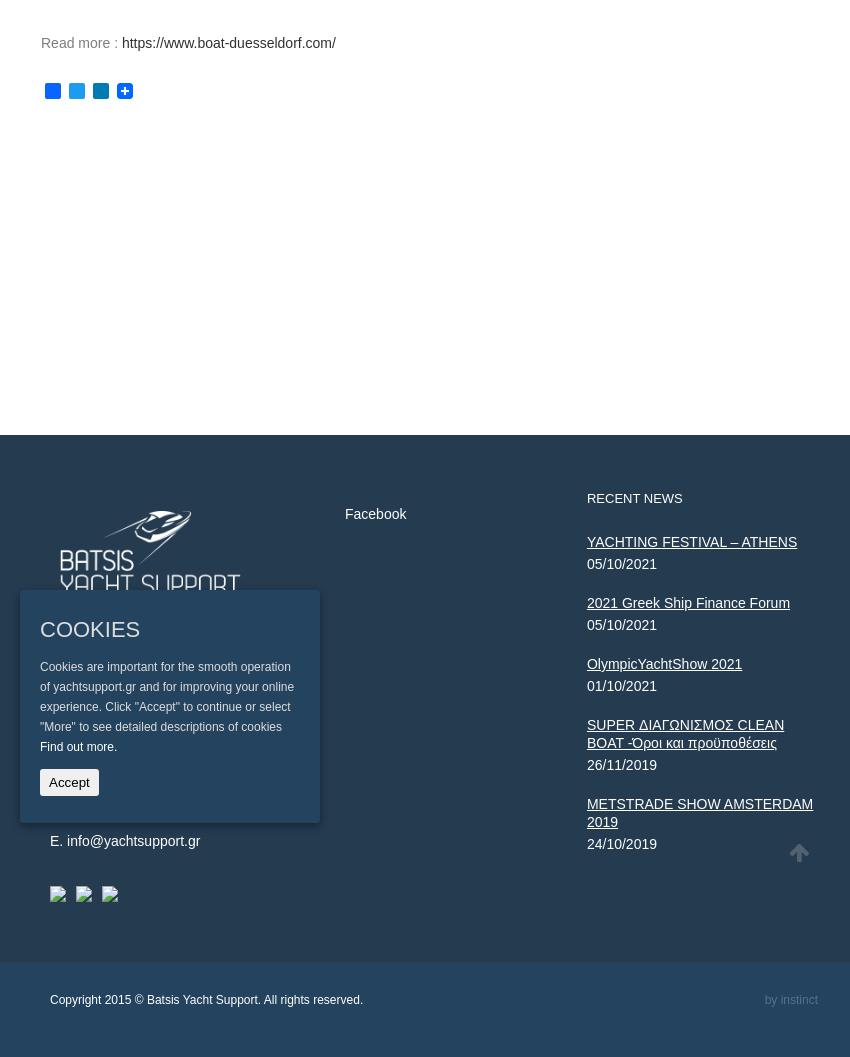 This screenshot has height=1057, width=850. I want to click on 'Office:', so click(49, 761).